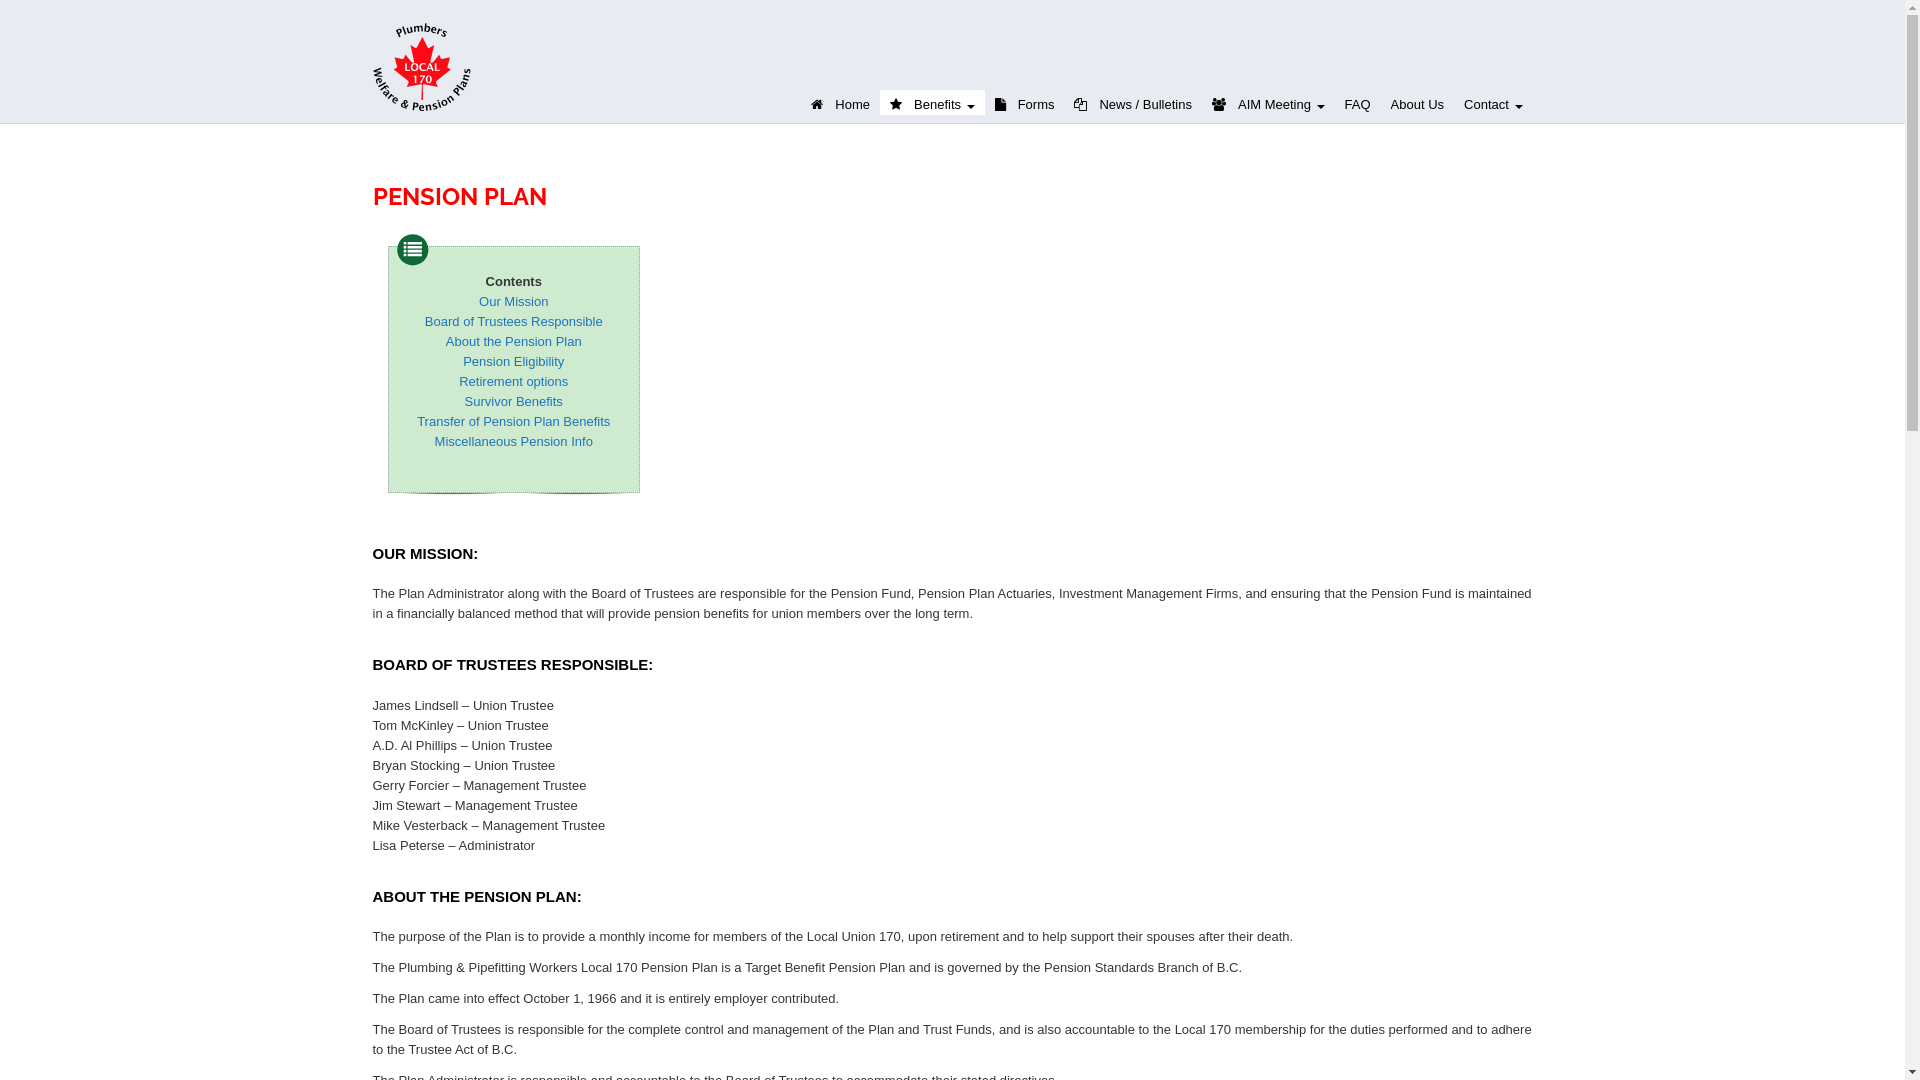 Image resolution: width=1920 pixels, height=1080 pixels. I want to click on 'FAQ', so click(1358, 102).